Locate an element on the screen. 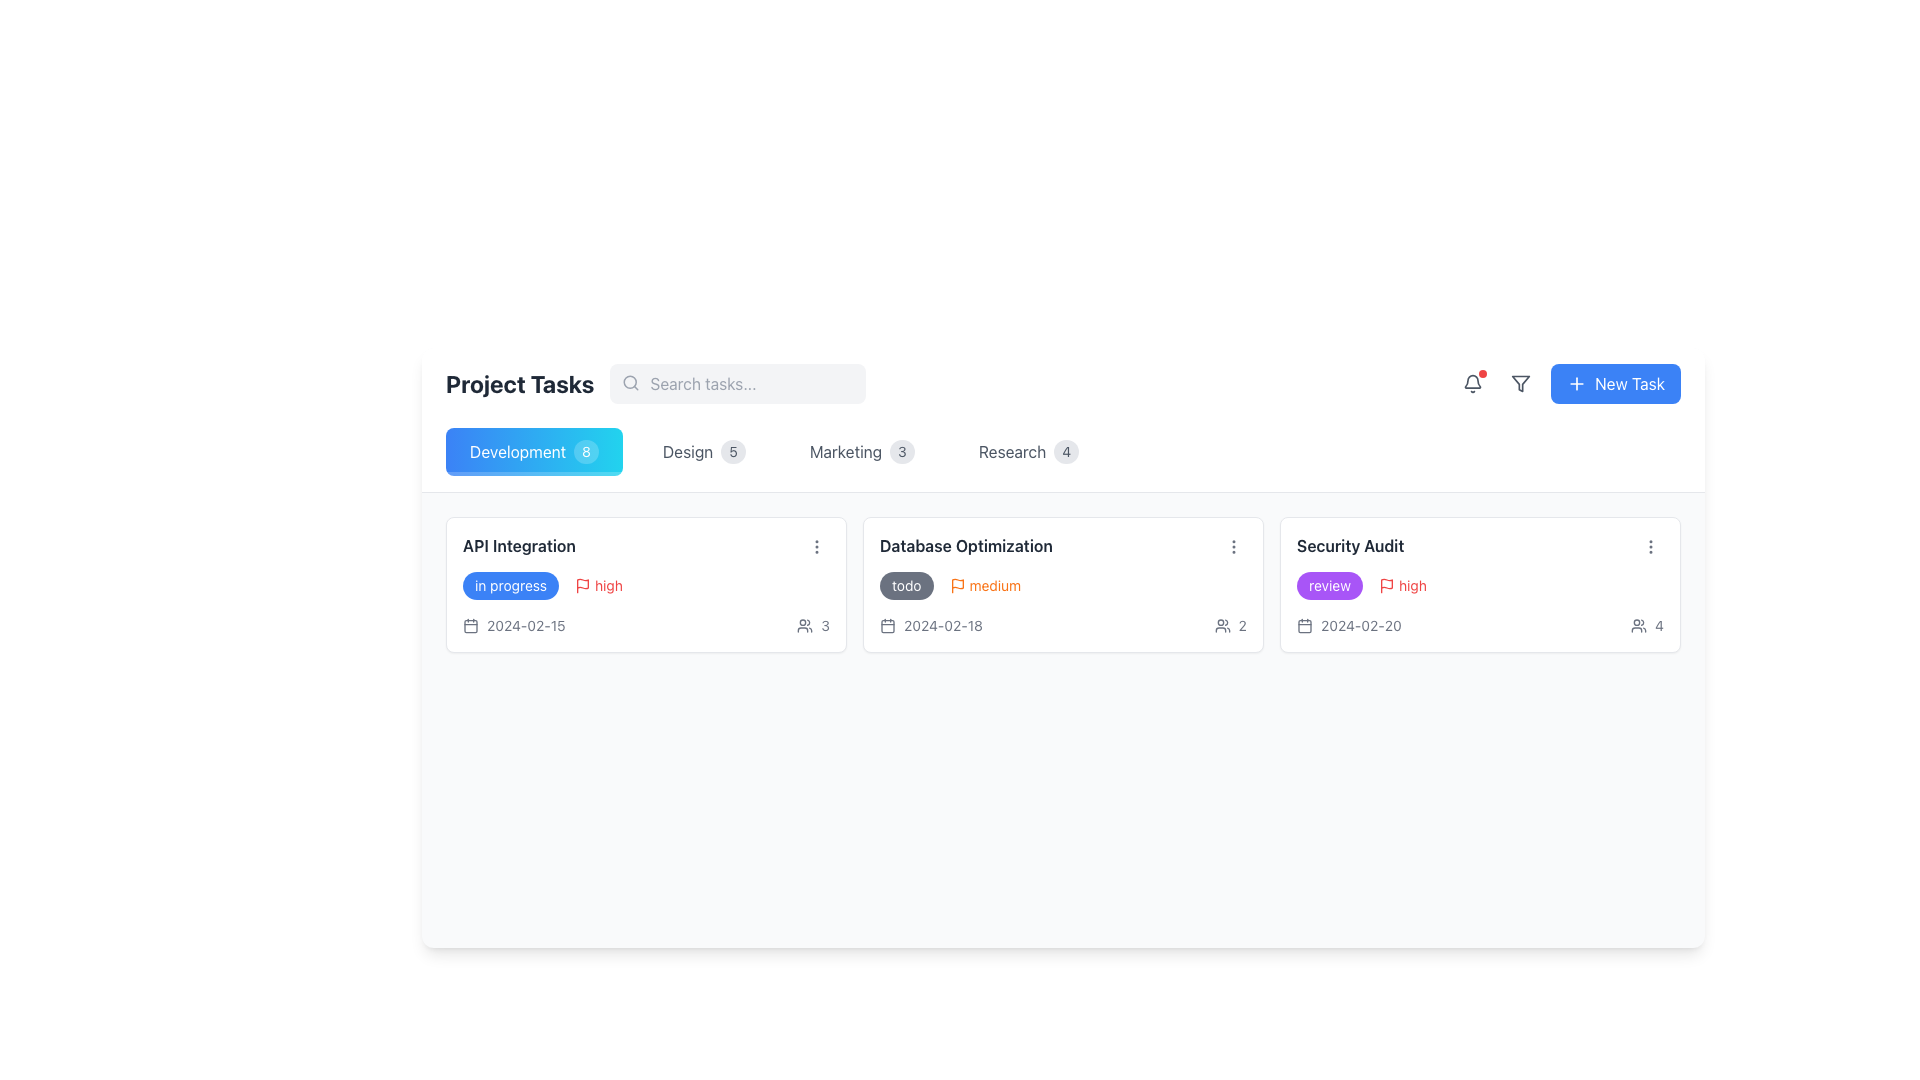  the vertical ellipsis button with three dots located on the 'Database Optimization' card in the 'Project Tasks' interface is located at coordinates (1232, 547).